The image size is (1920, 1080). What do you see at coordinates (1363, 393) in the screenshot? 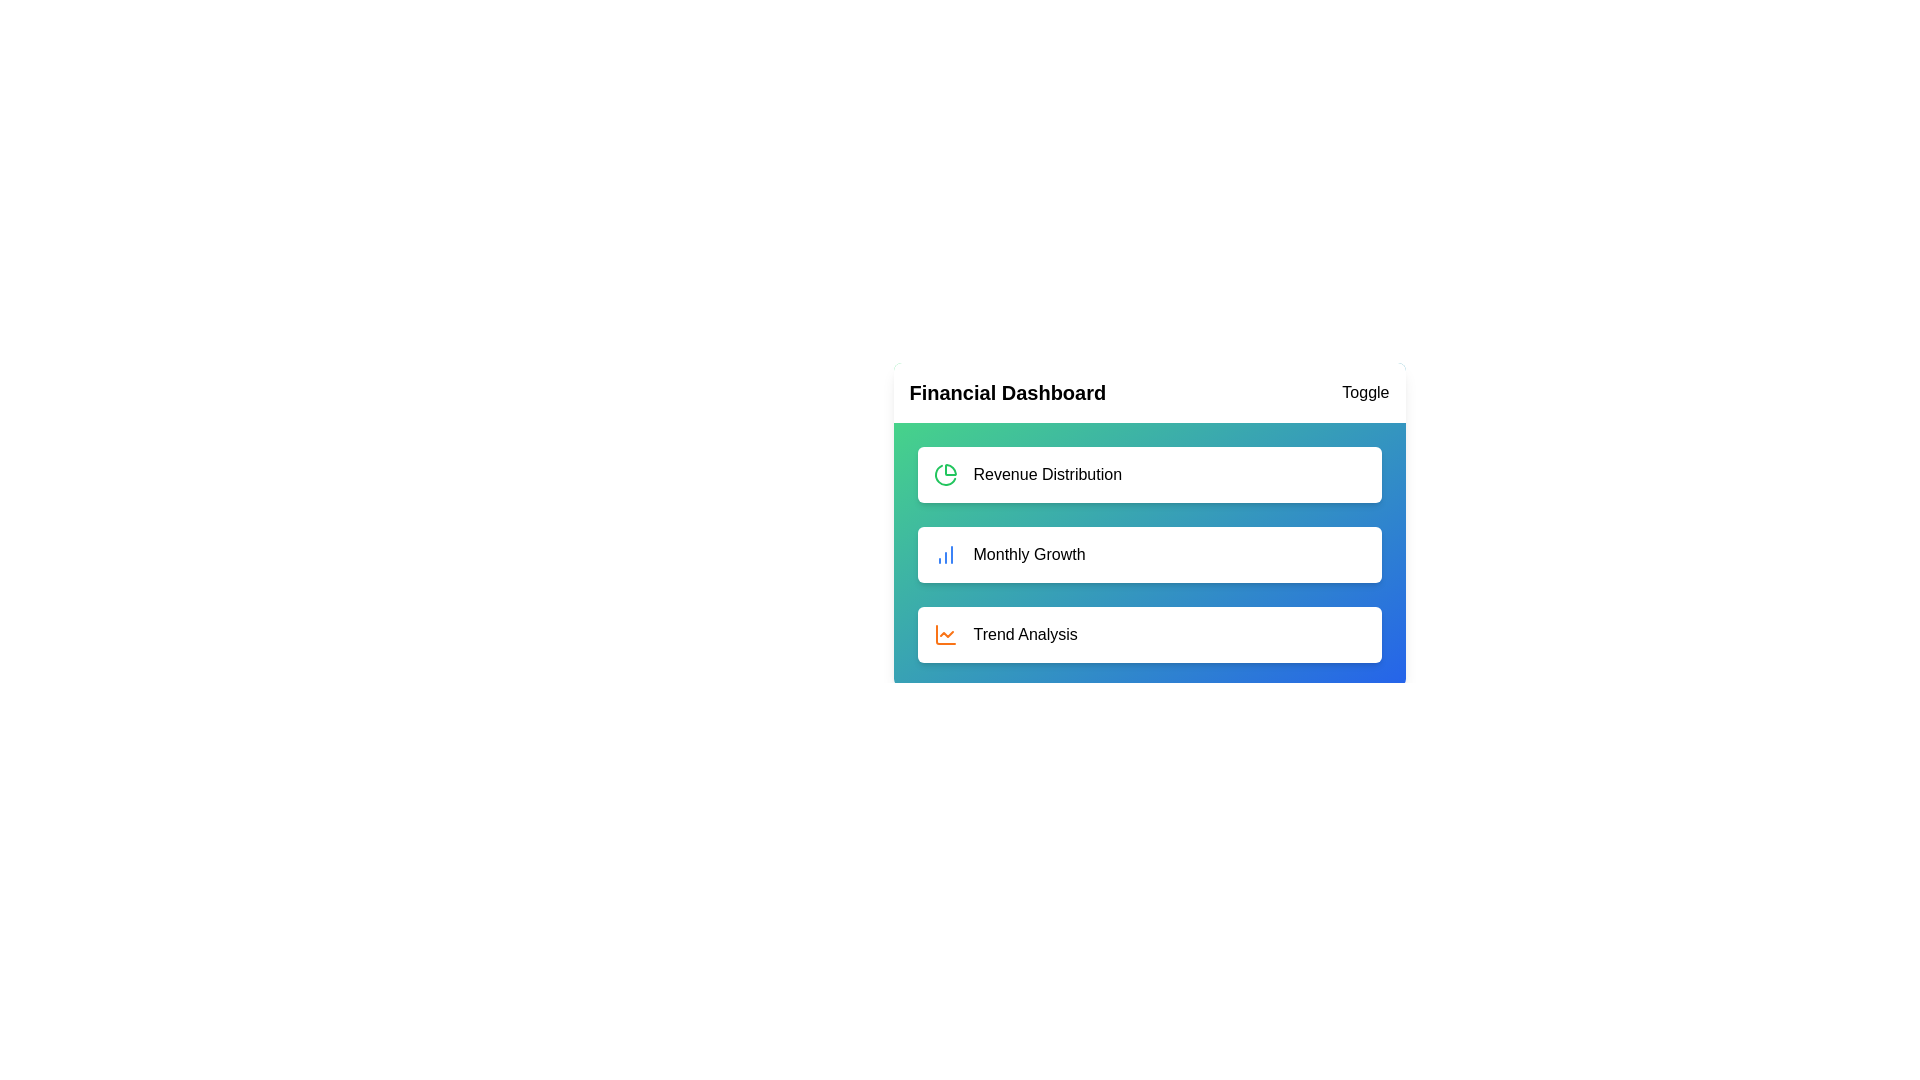
I see `the toggle button to expand or collapse the menu` at bounding box center [1363, 393].